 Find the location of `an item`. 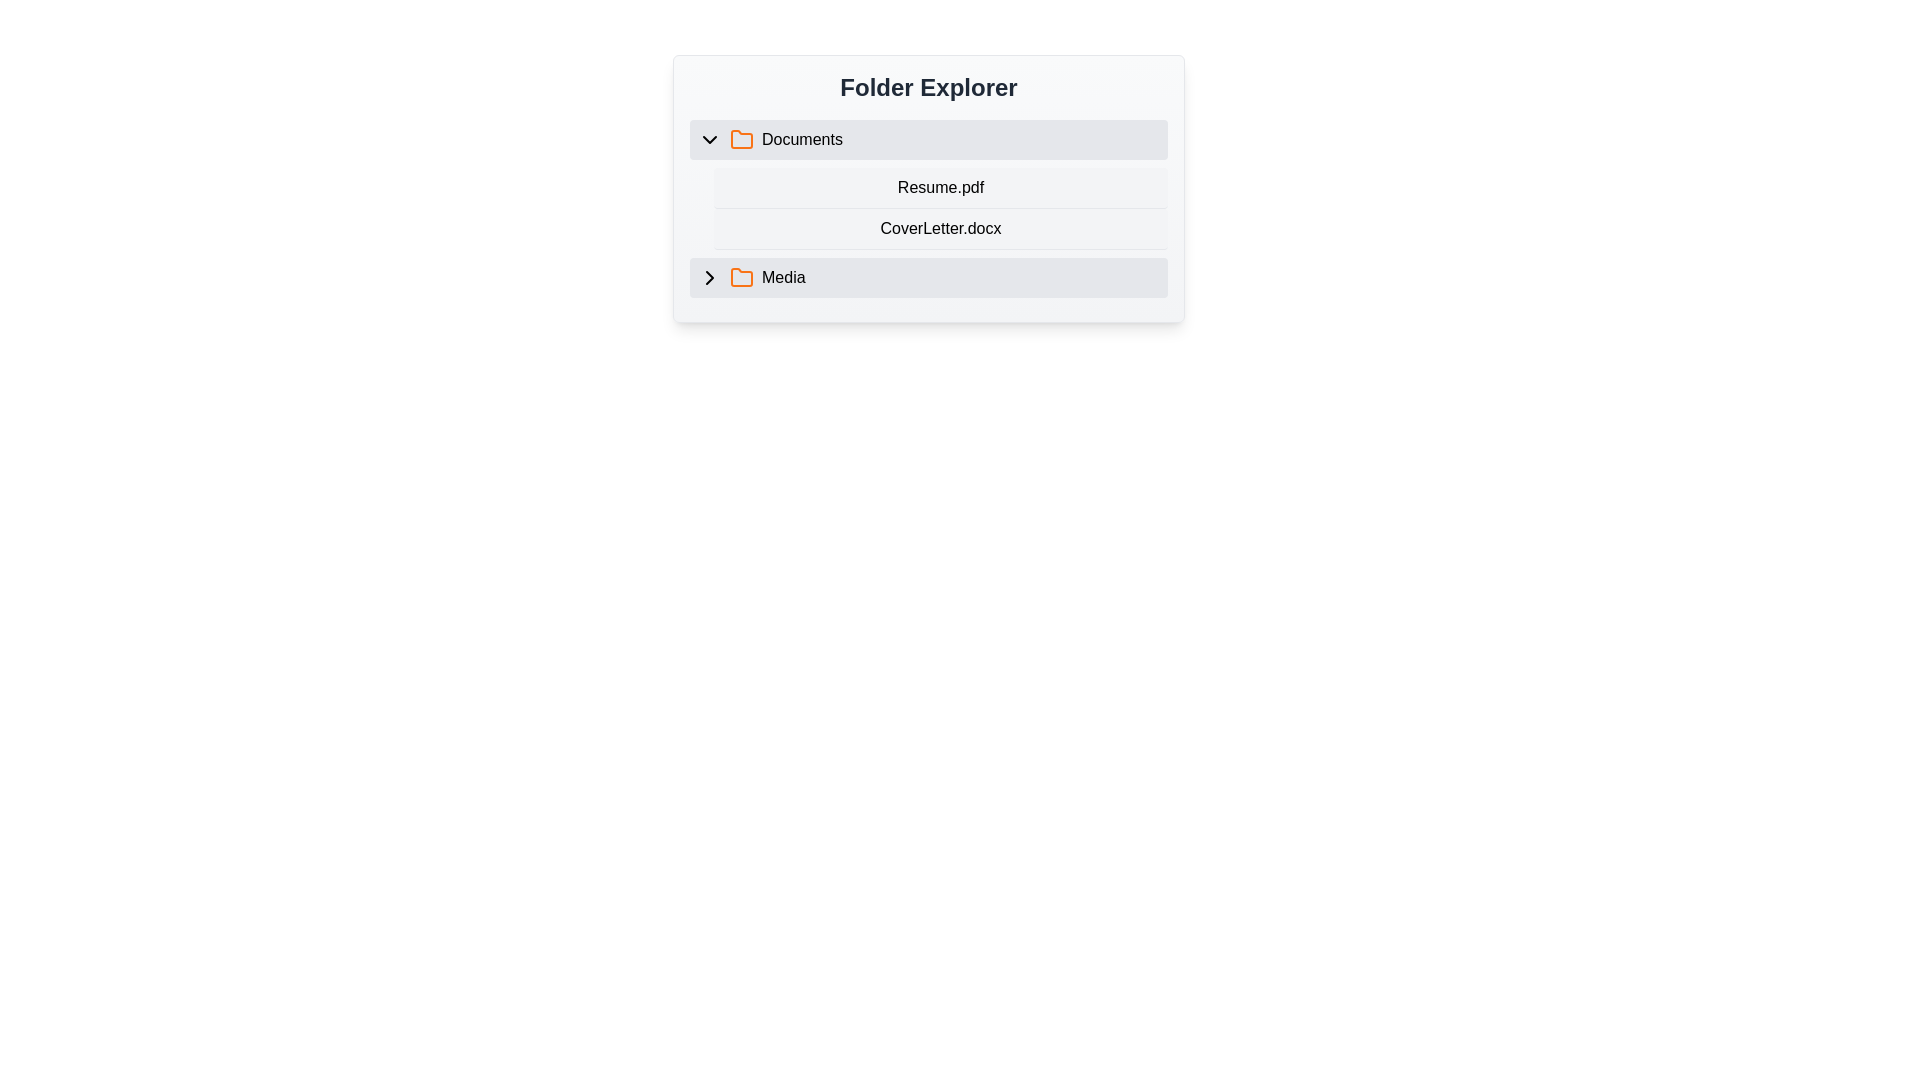

an item is located at coordinates (928, 185).